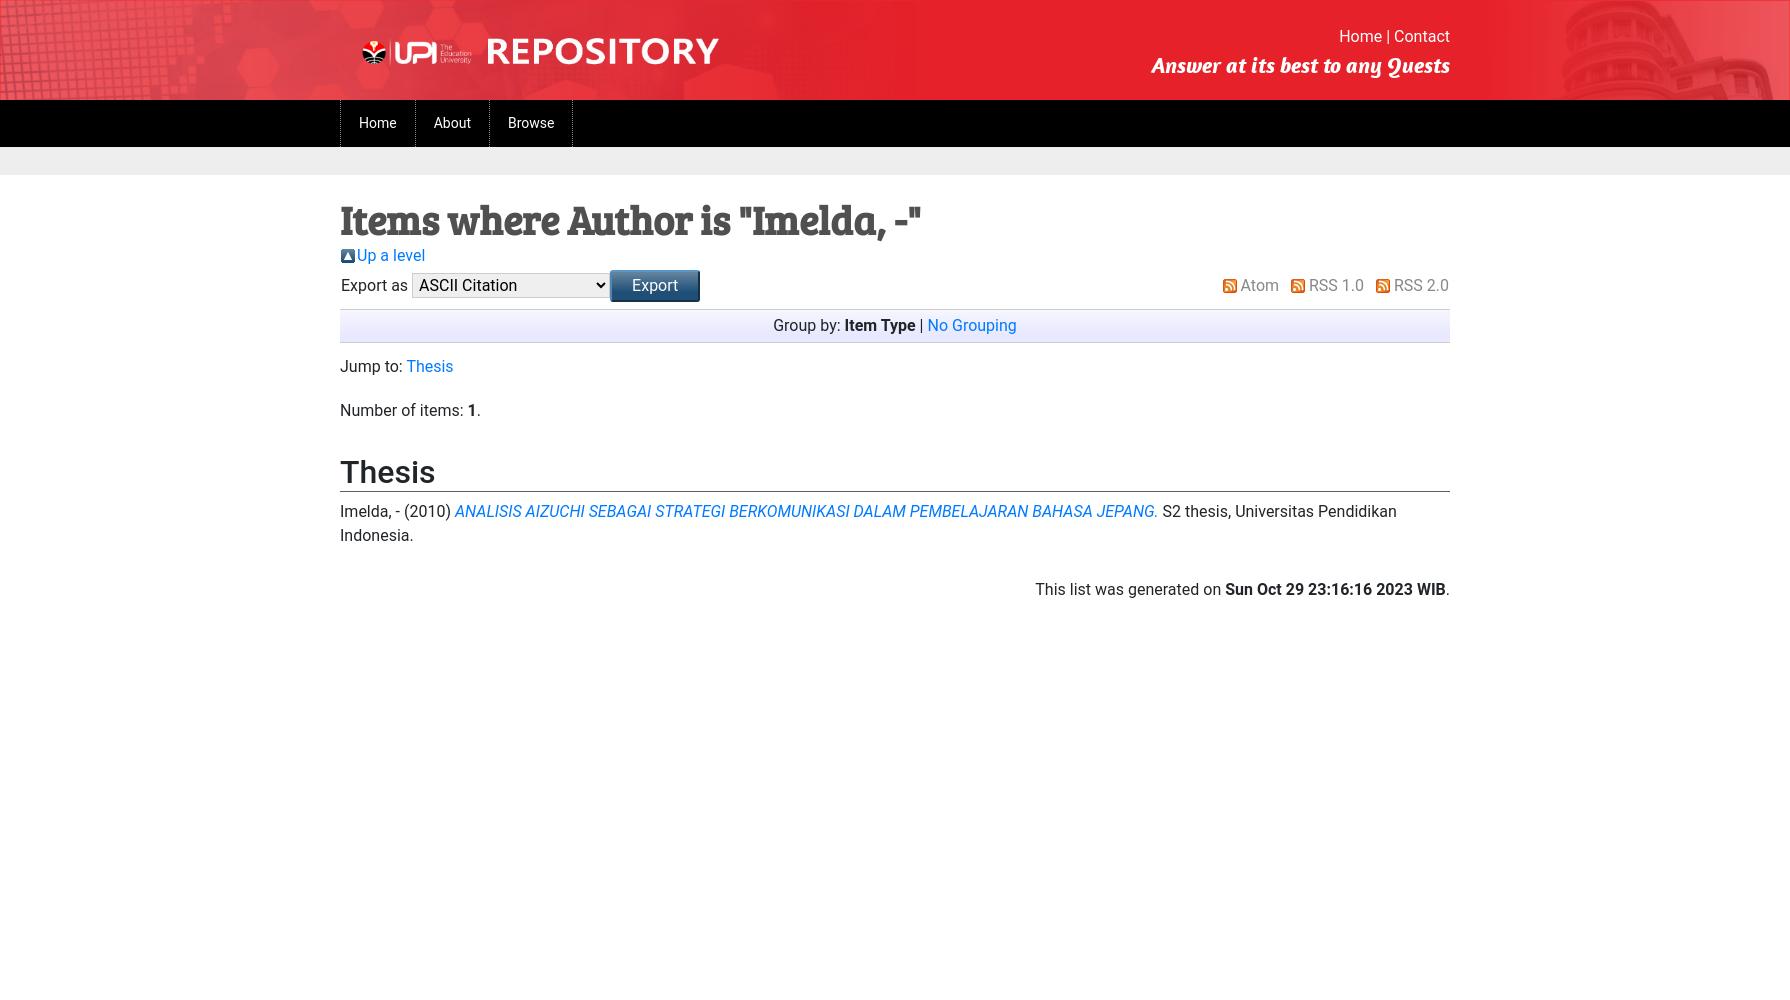  I want to click on 'No Grouping', so click(971, 324).